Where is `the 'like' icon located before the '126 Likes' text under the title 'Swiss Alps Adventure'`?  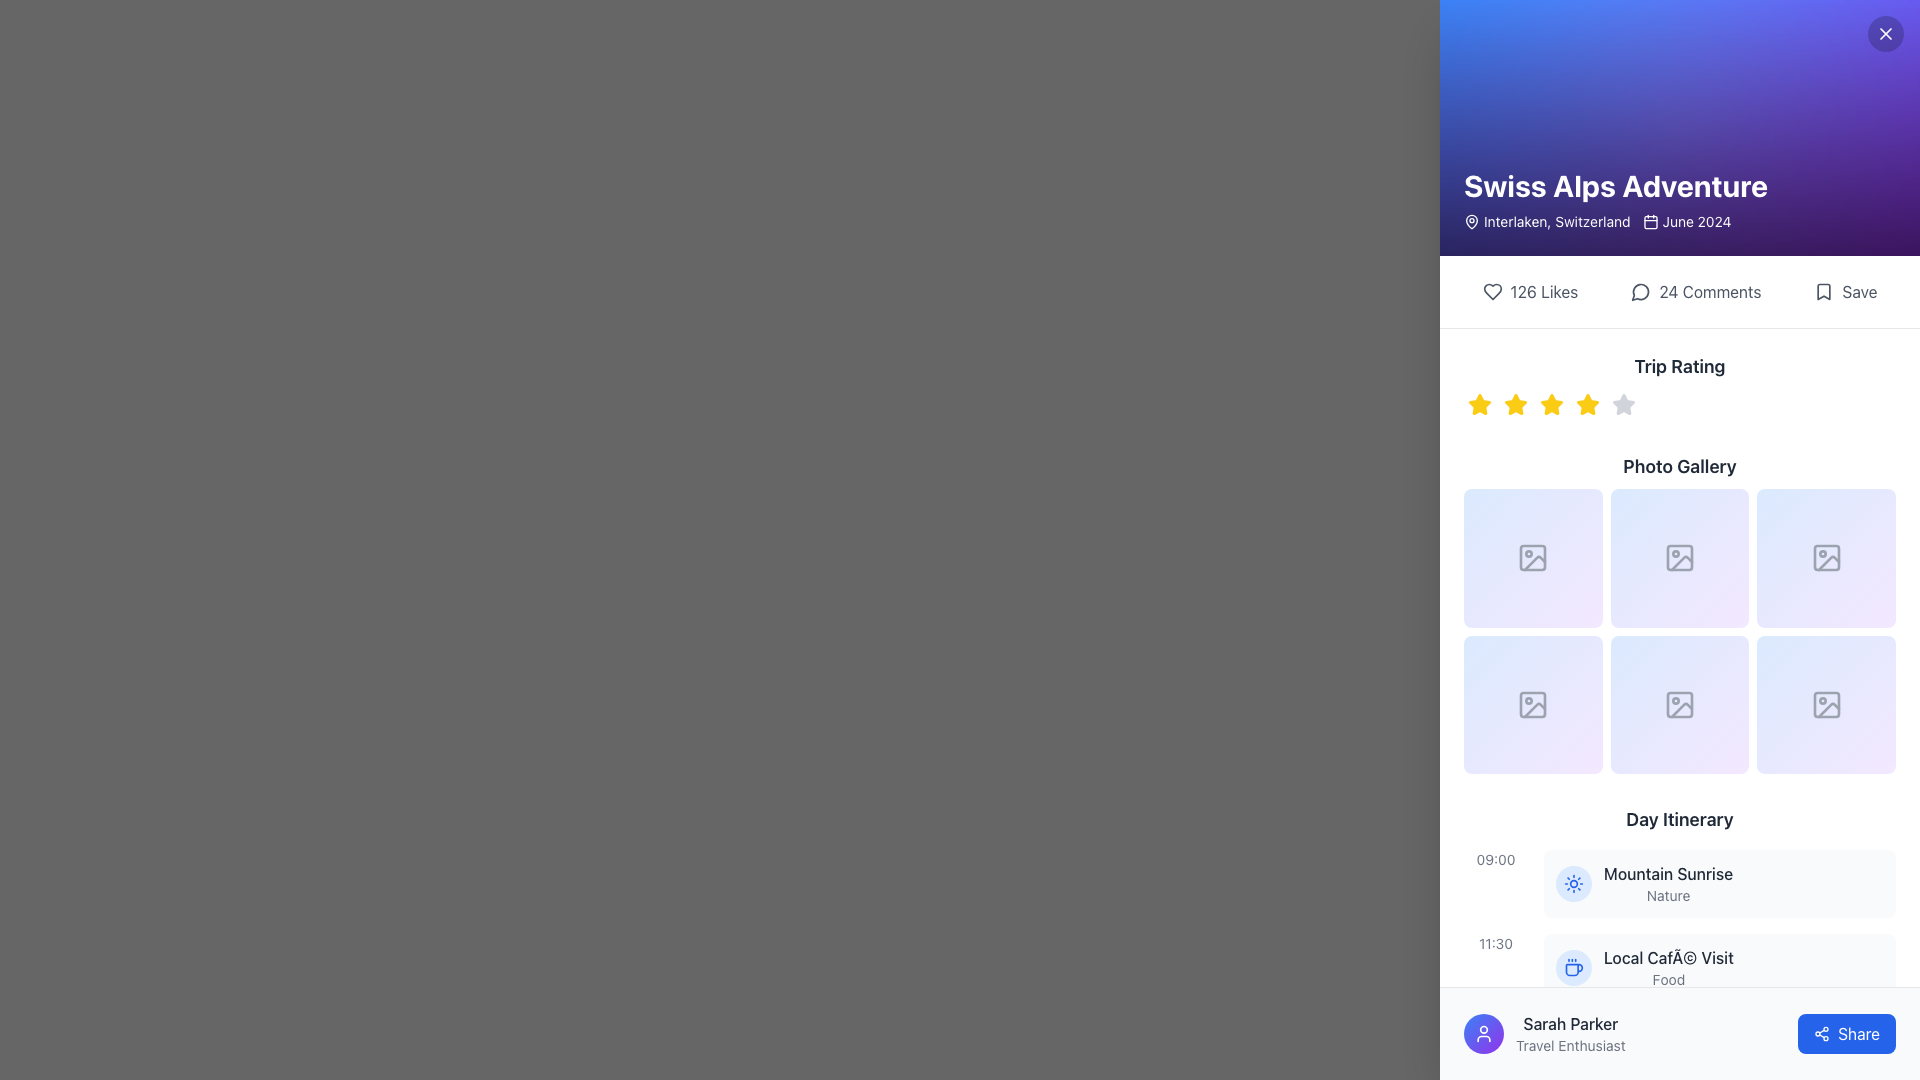 the 'like' icon located before the '126 Likes' text under the title 'Swiss Alps Adventure' is located at coordinates (1492, 292).